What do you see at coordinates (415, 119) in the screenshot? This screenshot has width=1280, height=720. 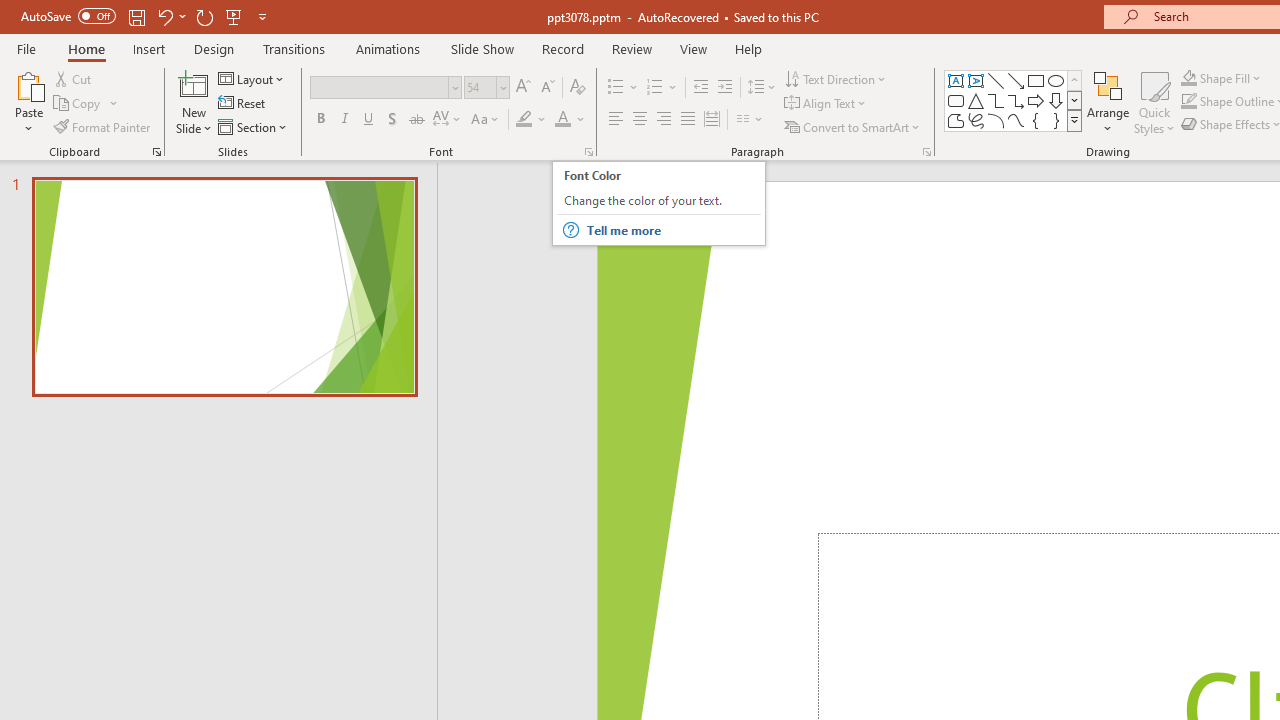 I see `'Strikethrough'` at bounding box center [415, 119].